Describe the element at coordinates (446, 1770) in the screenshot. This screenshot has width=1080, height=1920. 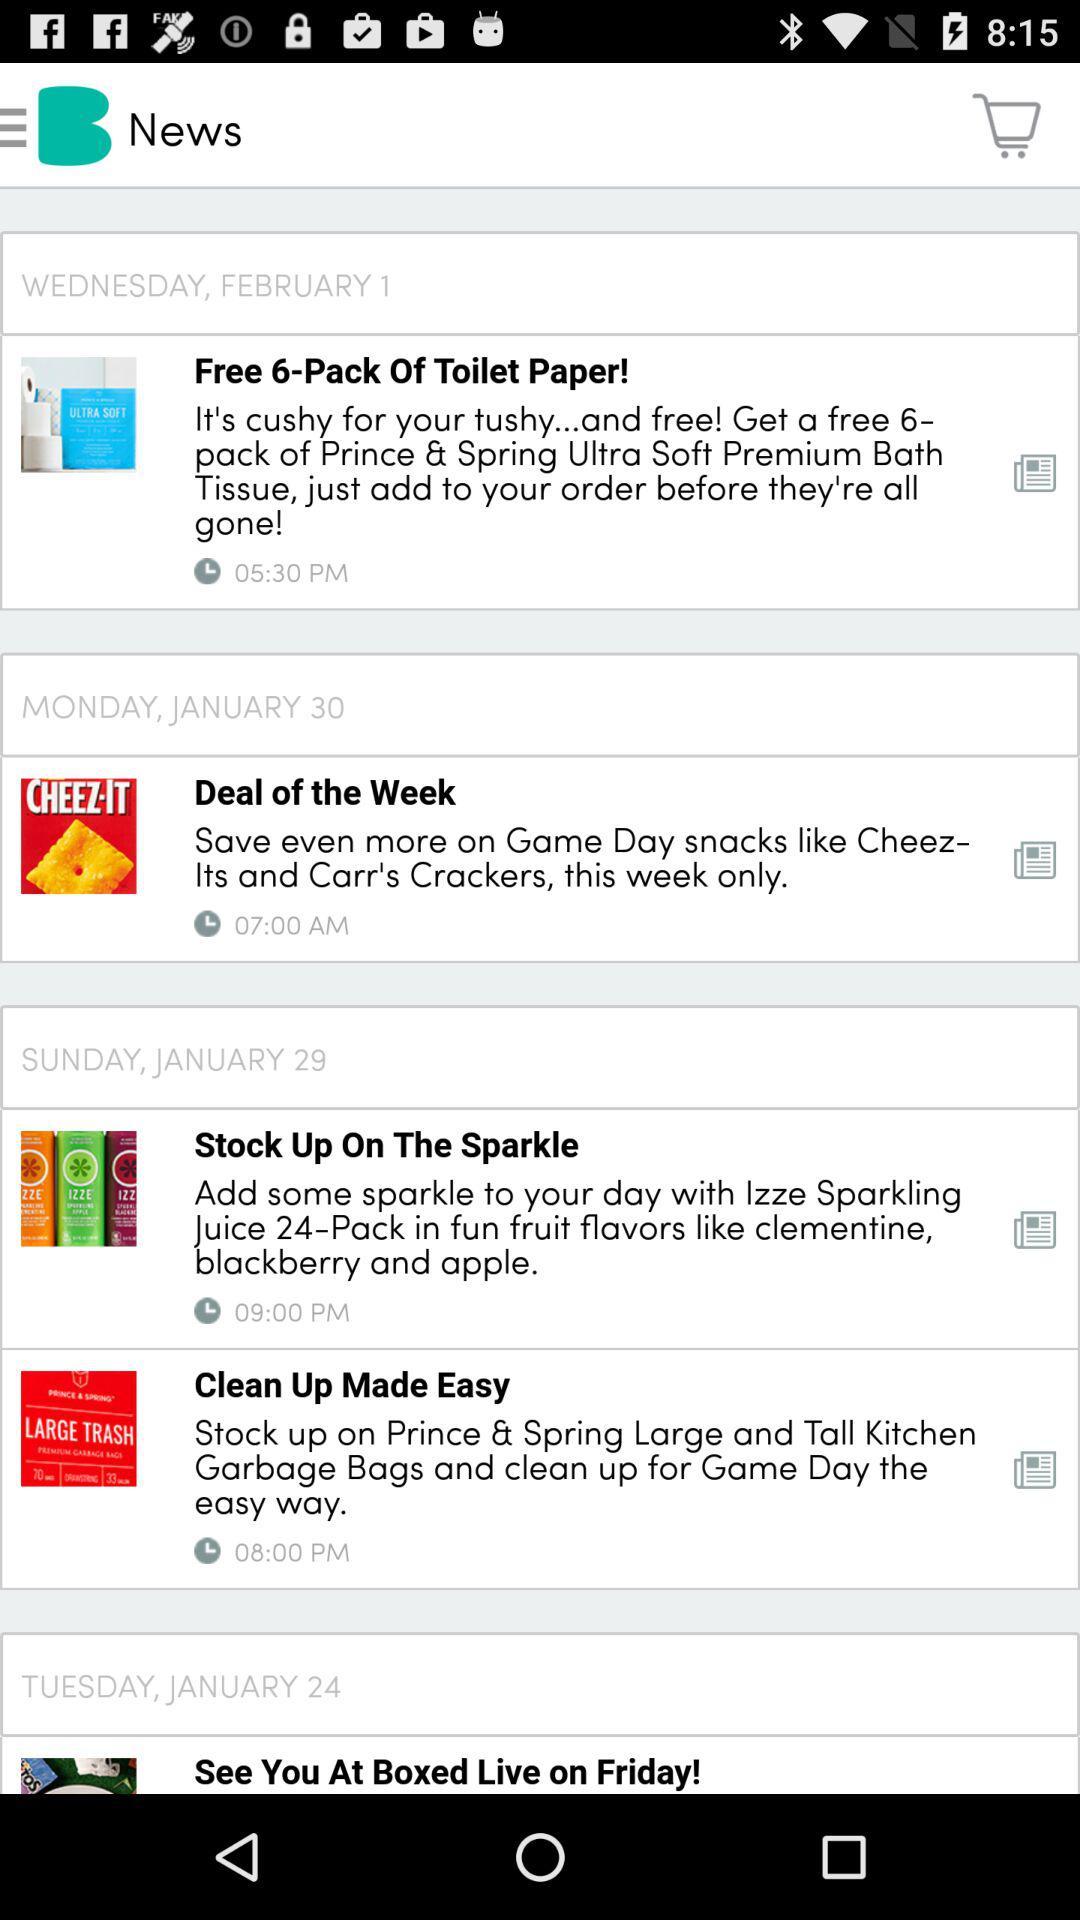
I see `the see you at item` at that location.